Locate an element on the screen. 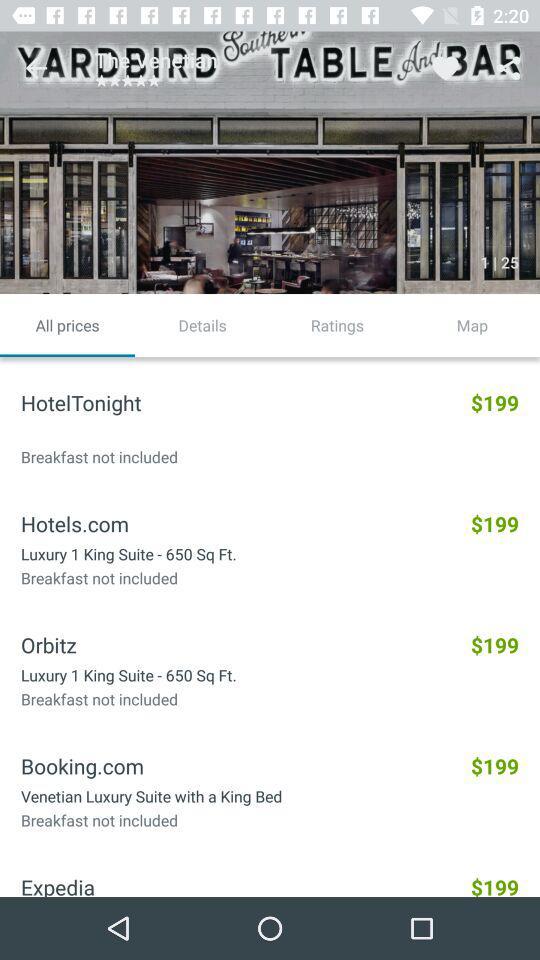  icon to the right of details item is located at coordinates (337, 325).